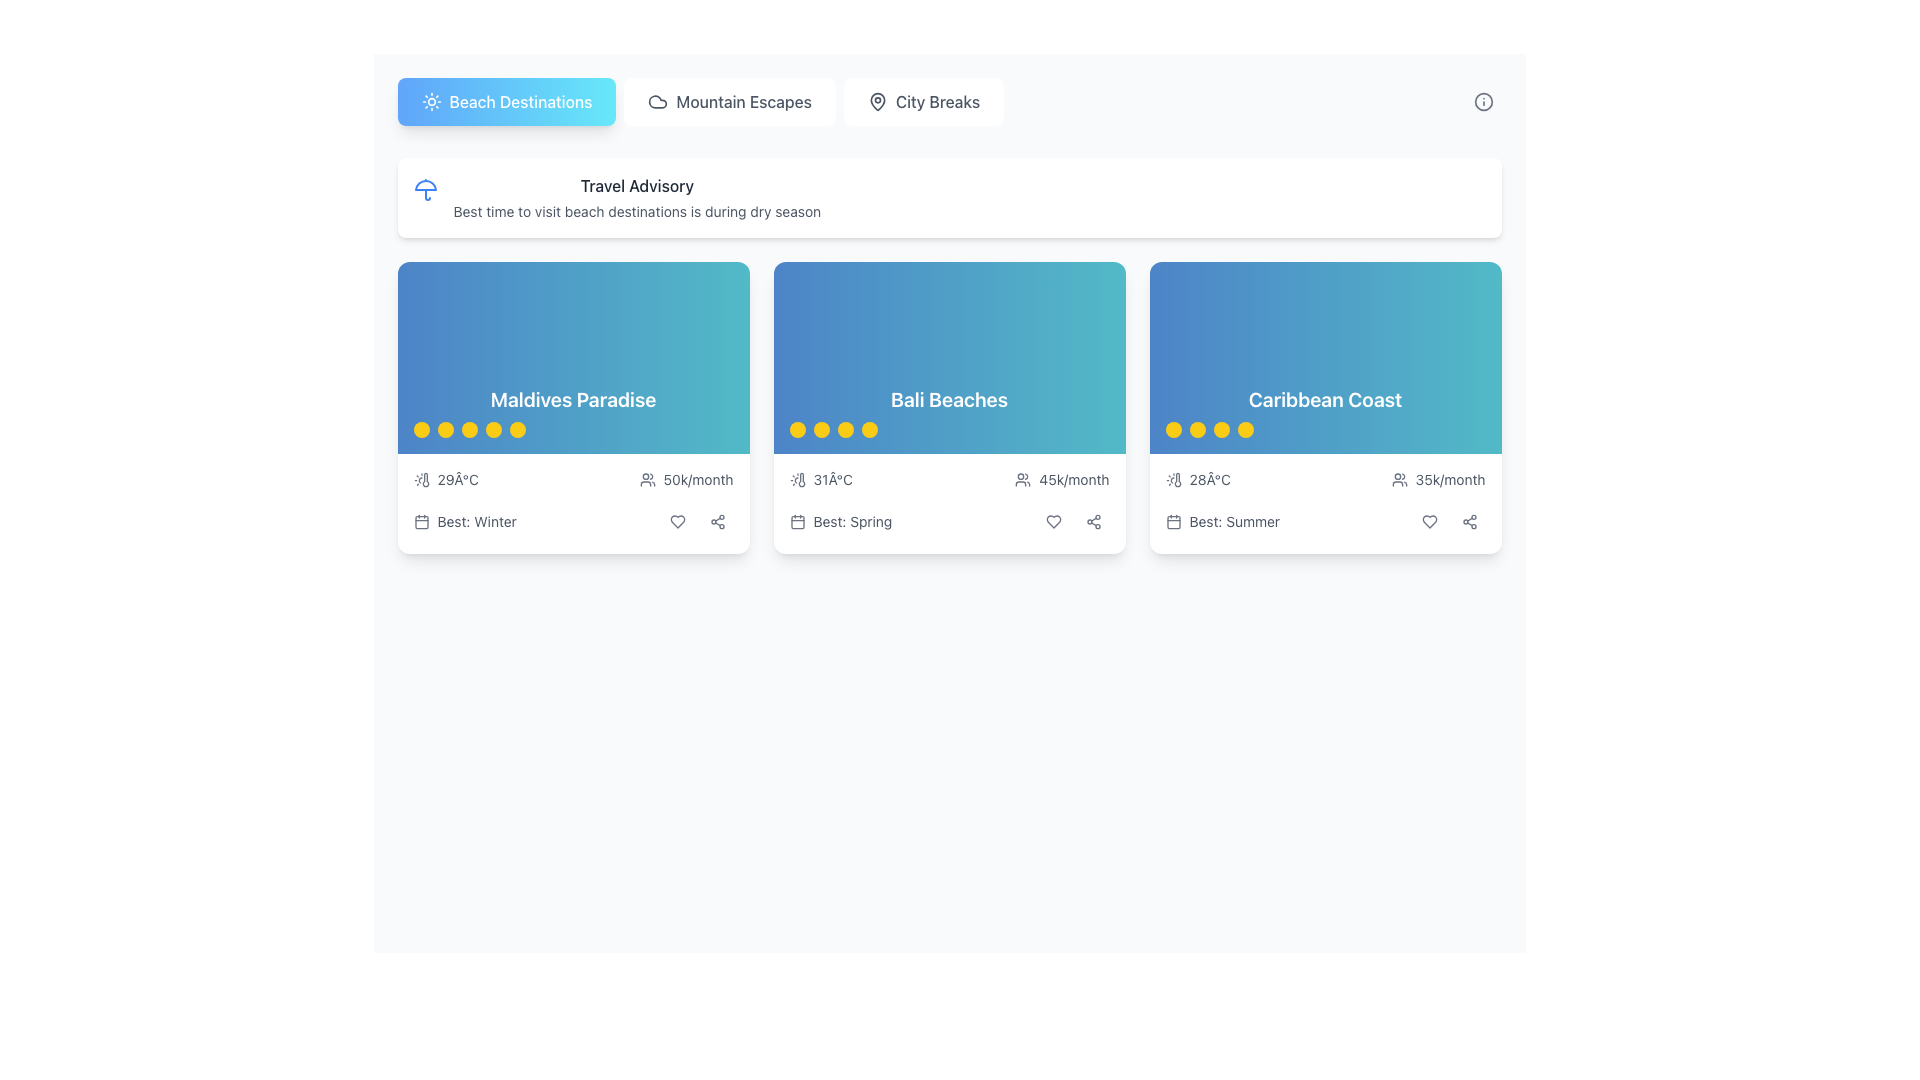 Image resolution: width=1920 pixels, height=1080 pixels. I want to click on the rectangle shape within the SVG calendar icon located beneath the 'Caribbean Coast' card in the 'Best' section, so click(1173, 521).